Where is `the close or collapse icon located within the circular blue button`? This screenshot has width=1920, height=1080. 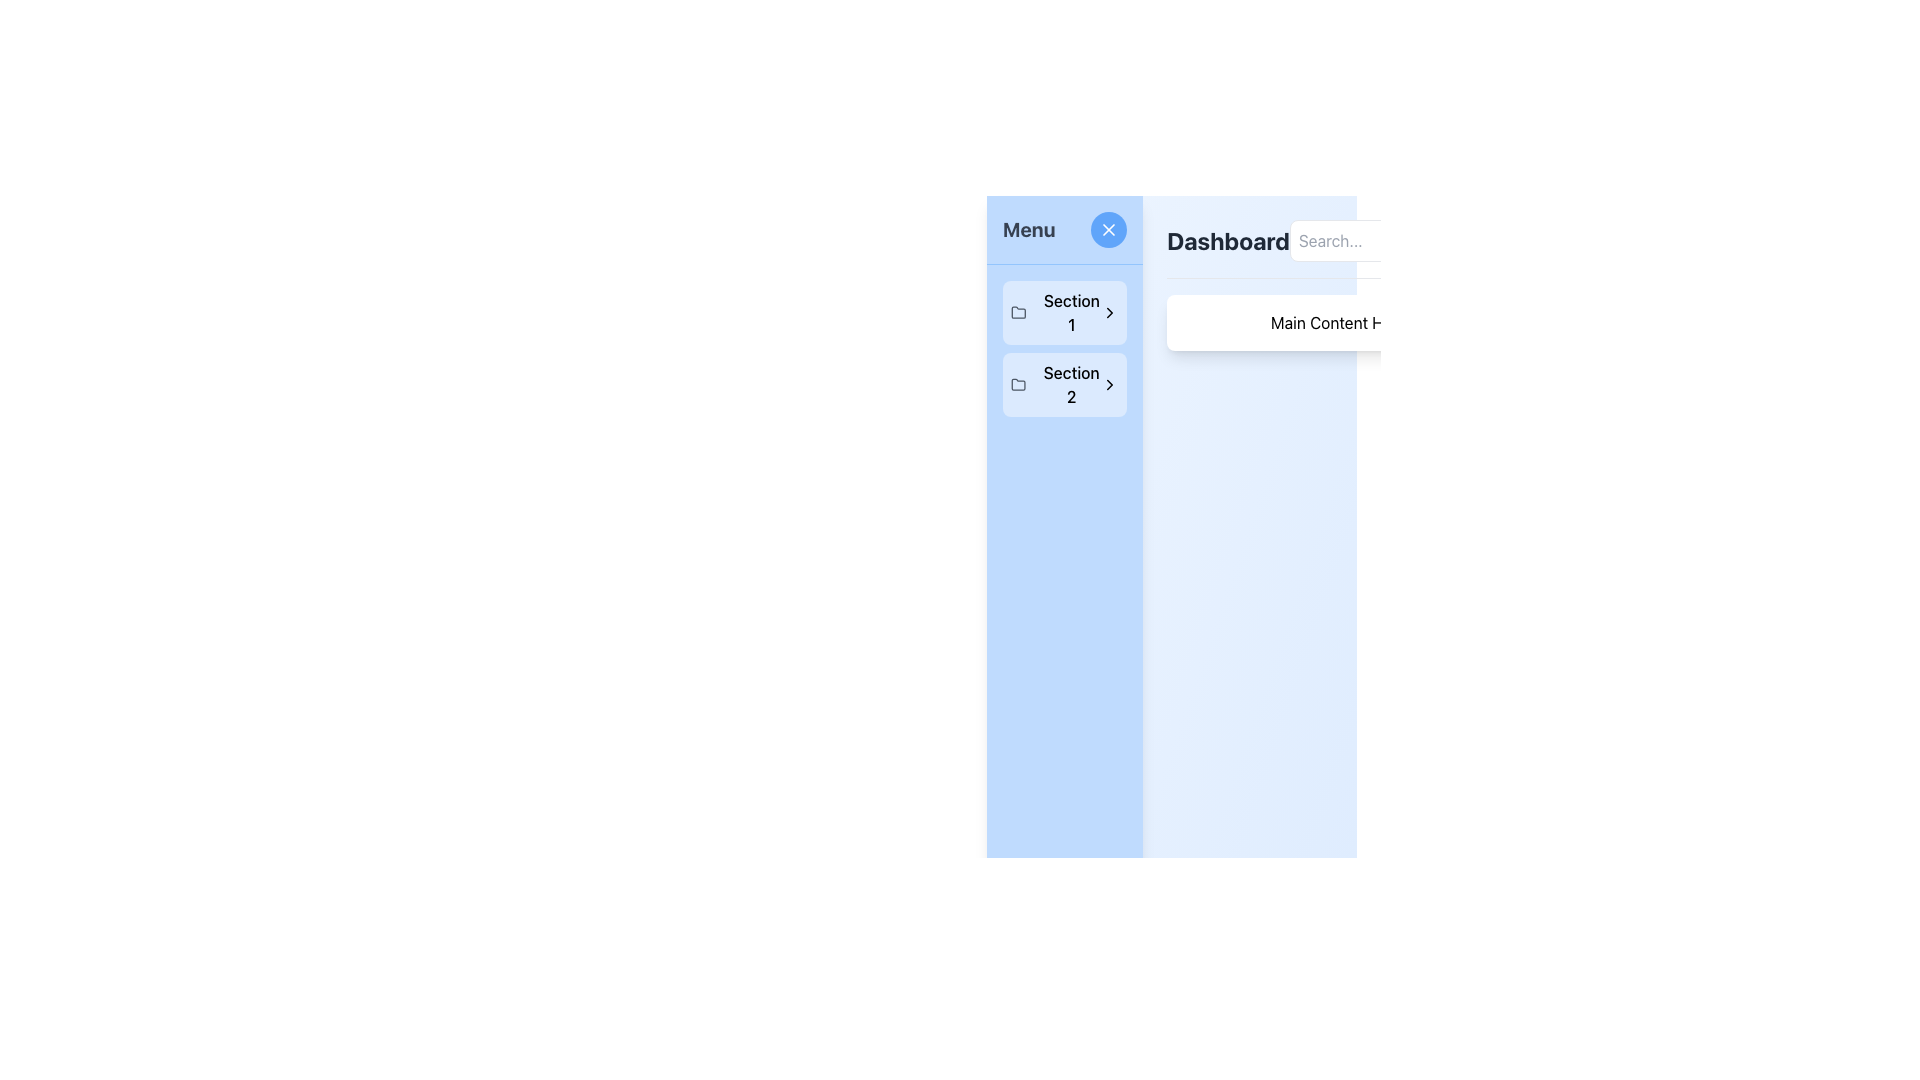 the close or collapse icon located within the circular blue button is located at coordinates (1108, 229).